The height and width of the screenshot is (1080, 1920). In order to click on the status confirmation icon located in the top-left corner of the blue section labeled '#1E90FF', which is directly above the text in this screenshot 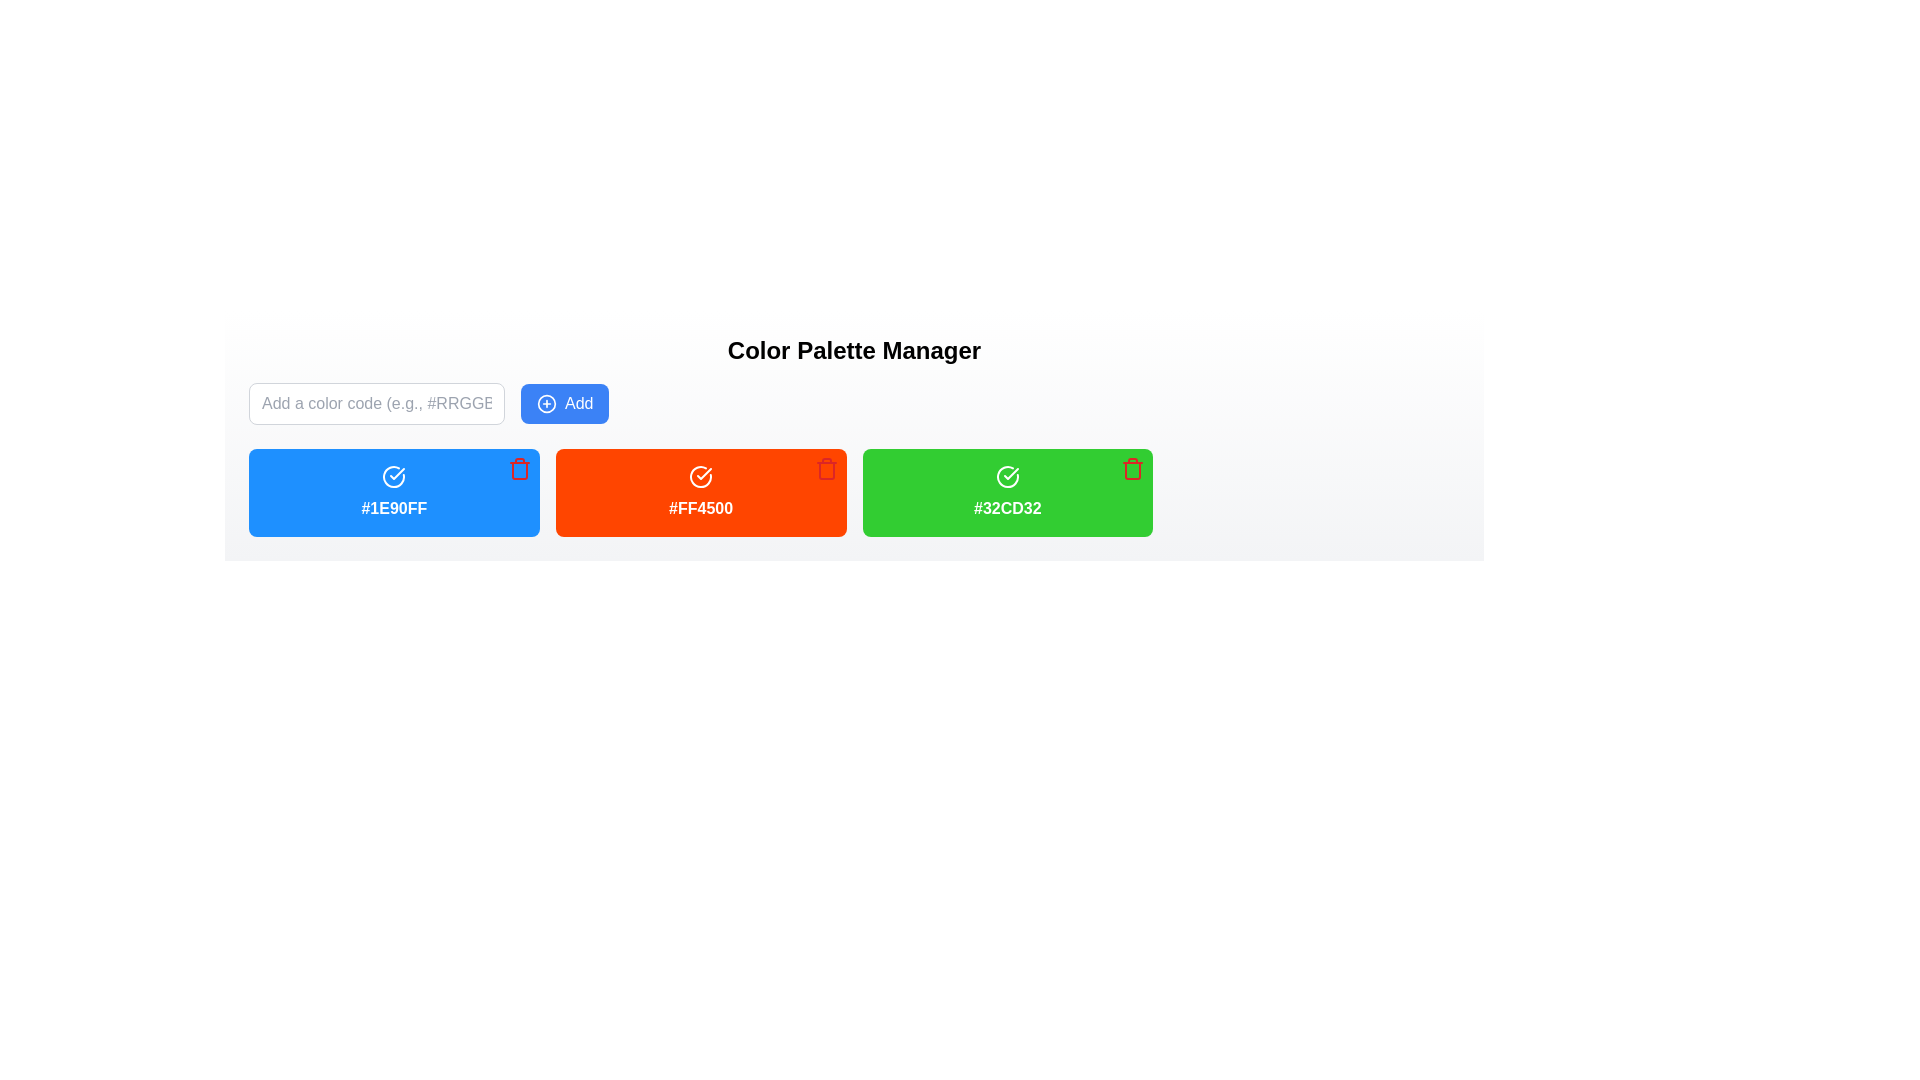, I will do `click(394, 477)`.